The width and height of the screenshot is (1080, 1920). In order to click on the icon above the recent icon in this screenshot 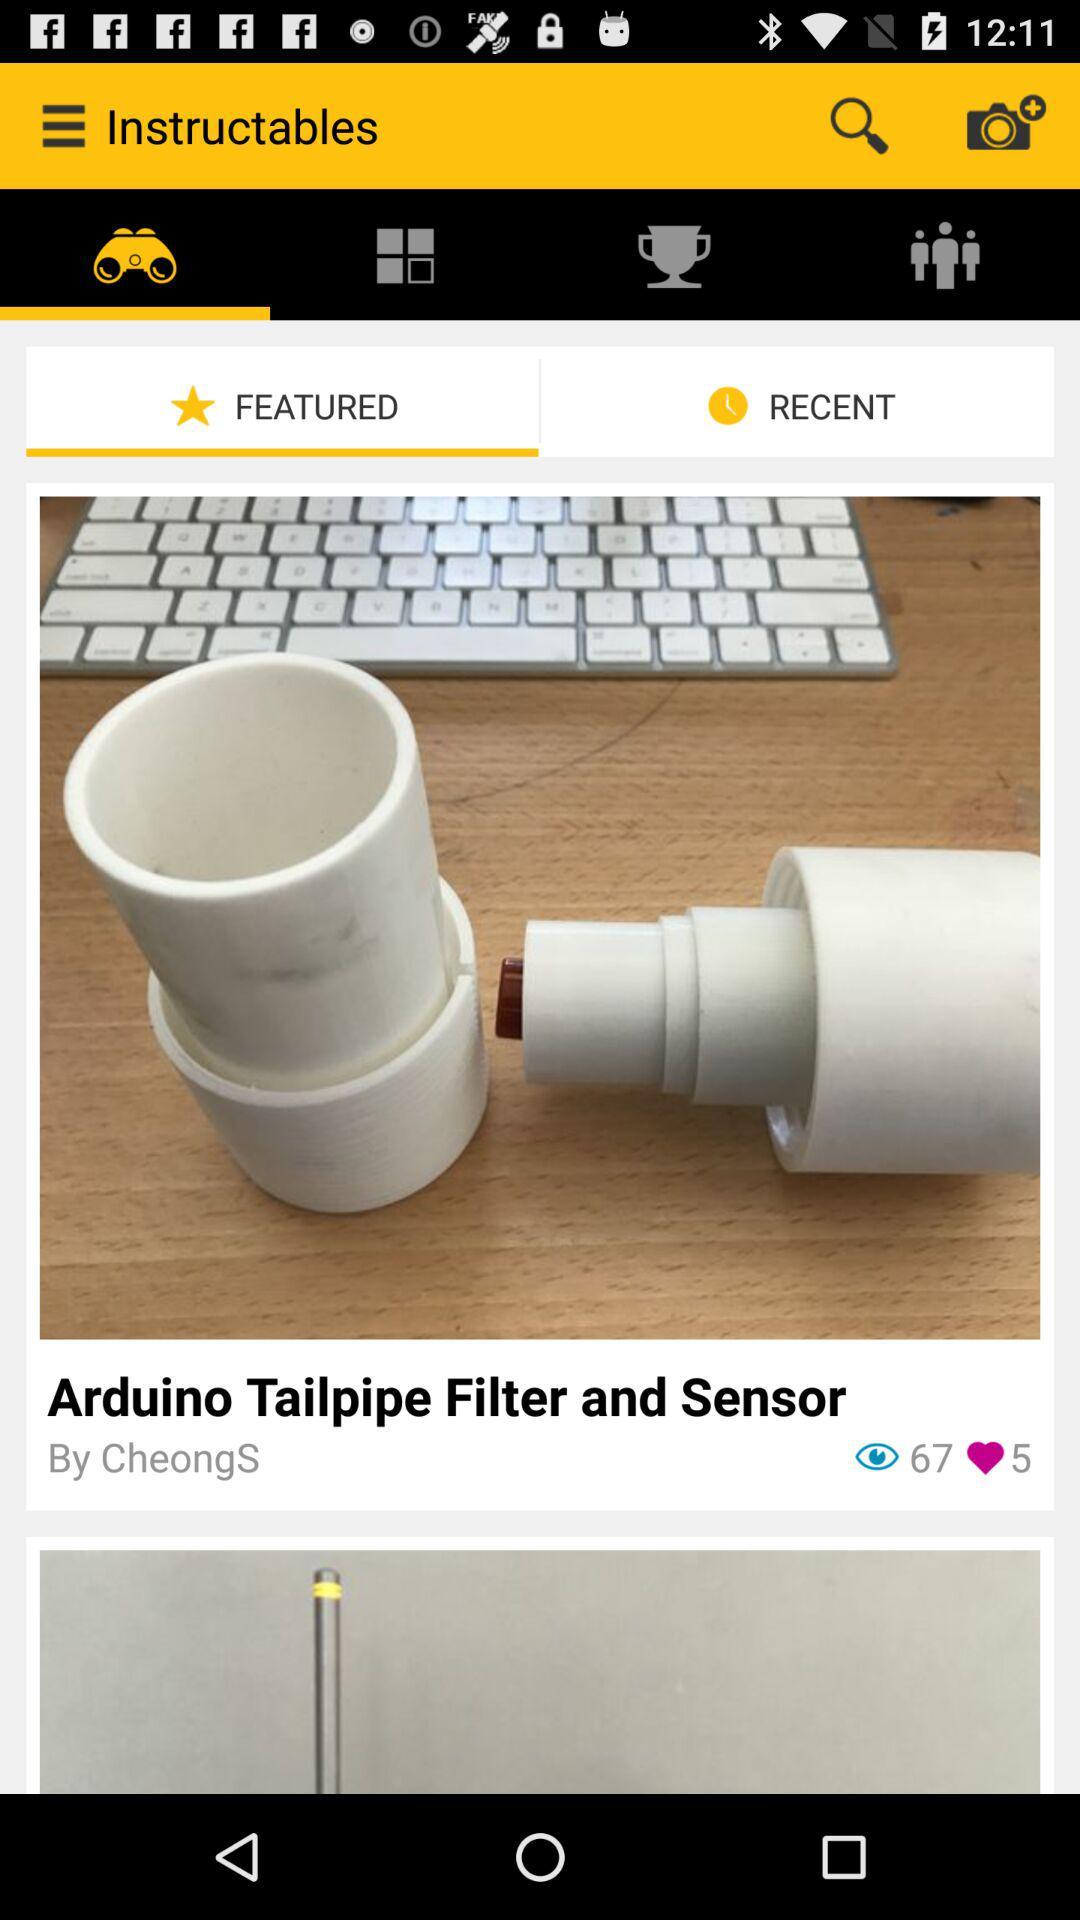, I will do `click(945, 253)`.